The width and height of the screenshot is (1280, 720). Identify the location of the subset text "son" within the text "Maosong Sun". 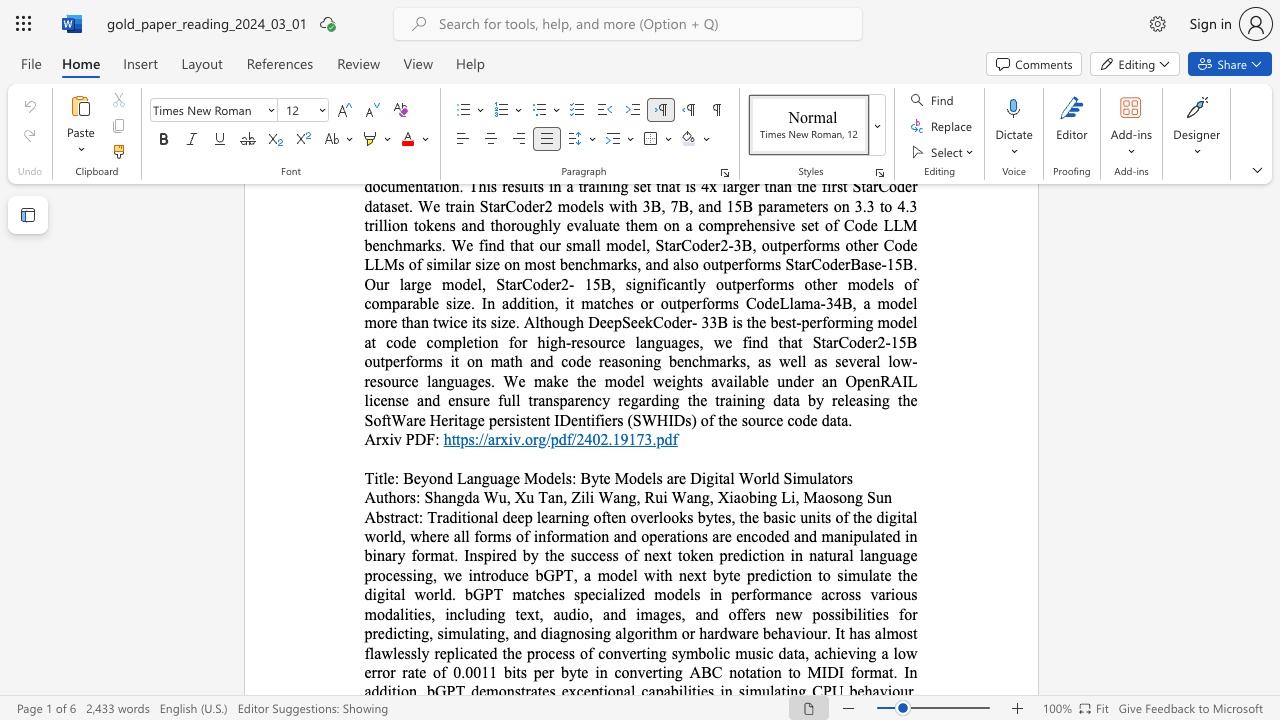
(832, 496).